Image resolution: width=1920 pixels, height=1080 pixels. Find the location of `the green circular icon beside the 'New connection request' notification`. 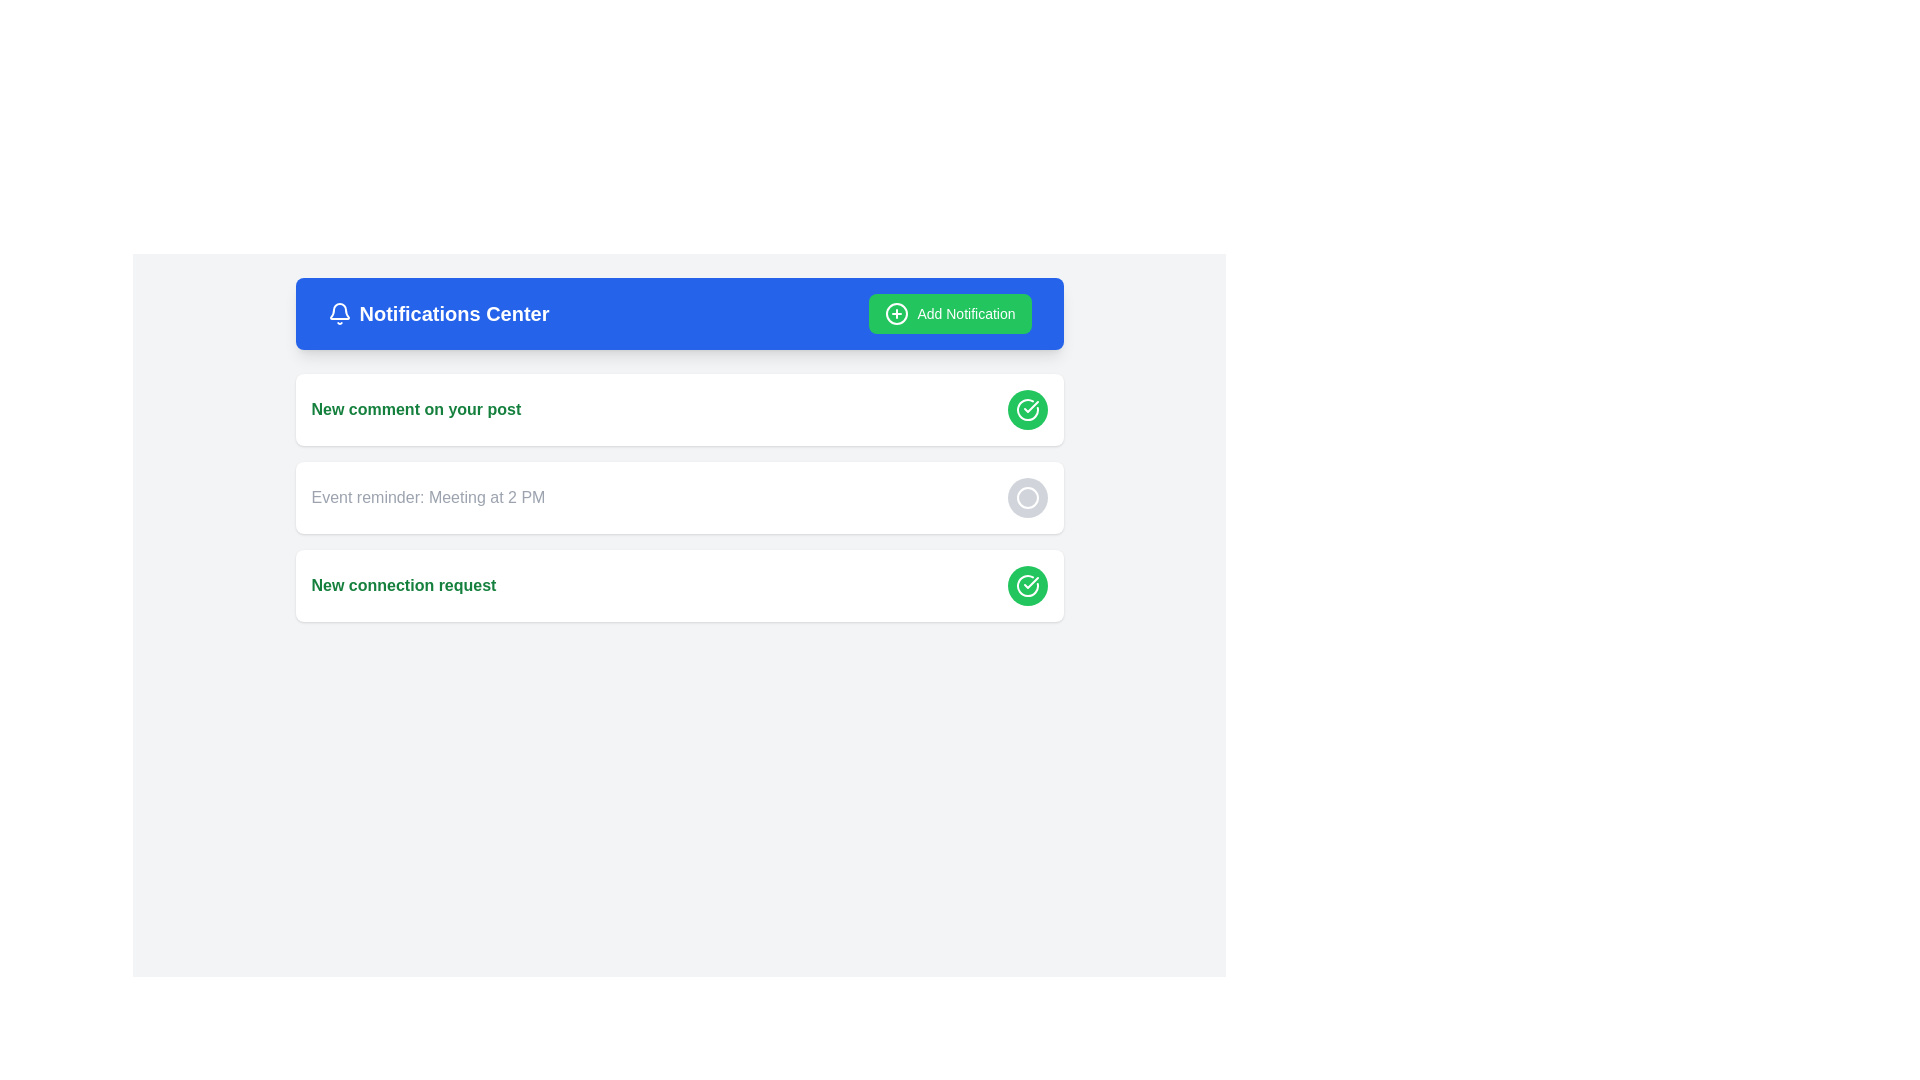

the green circular icon beside the 'New connection request' notification is located at coordinates (1027, 585).